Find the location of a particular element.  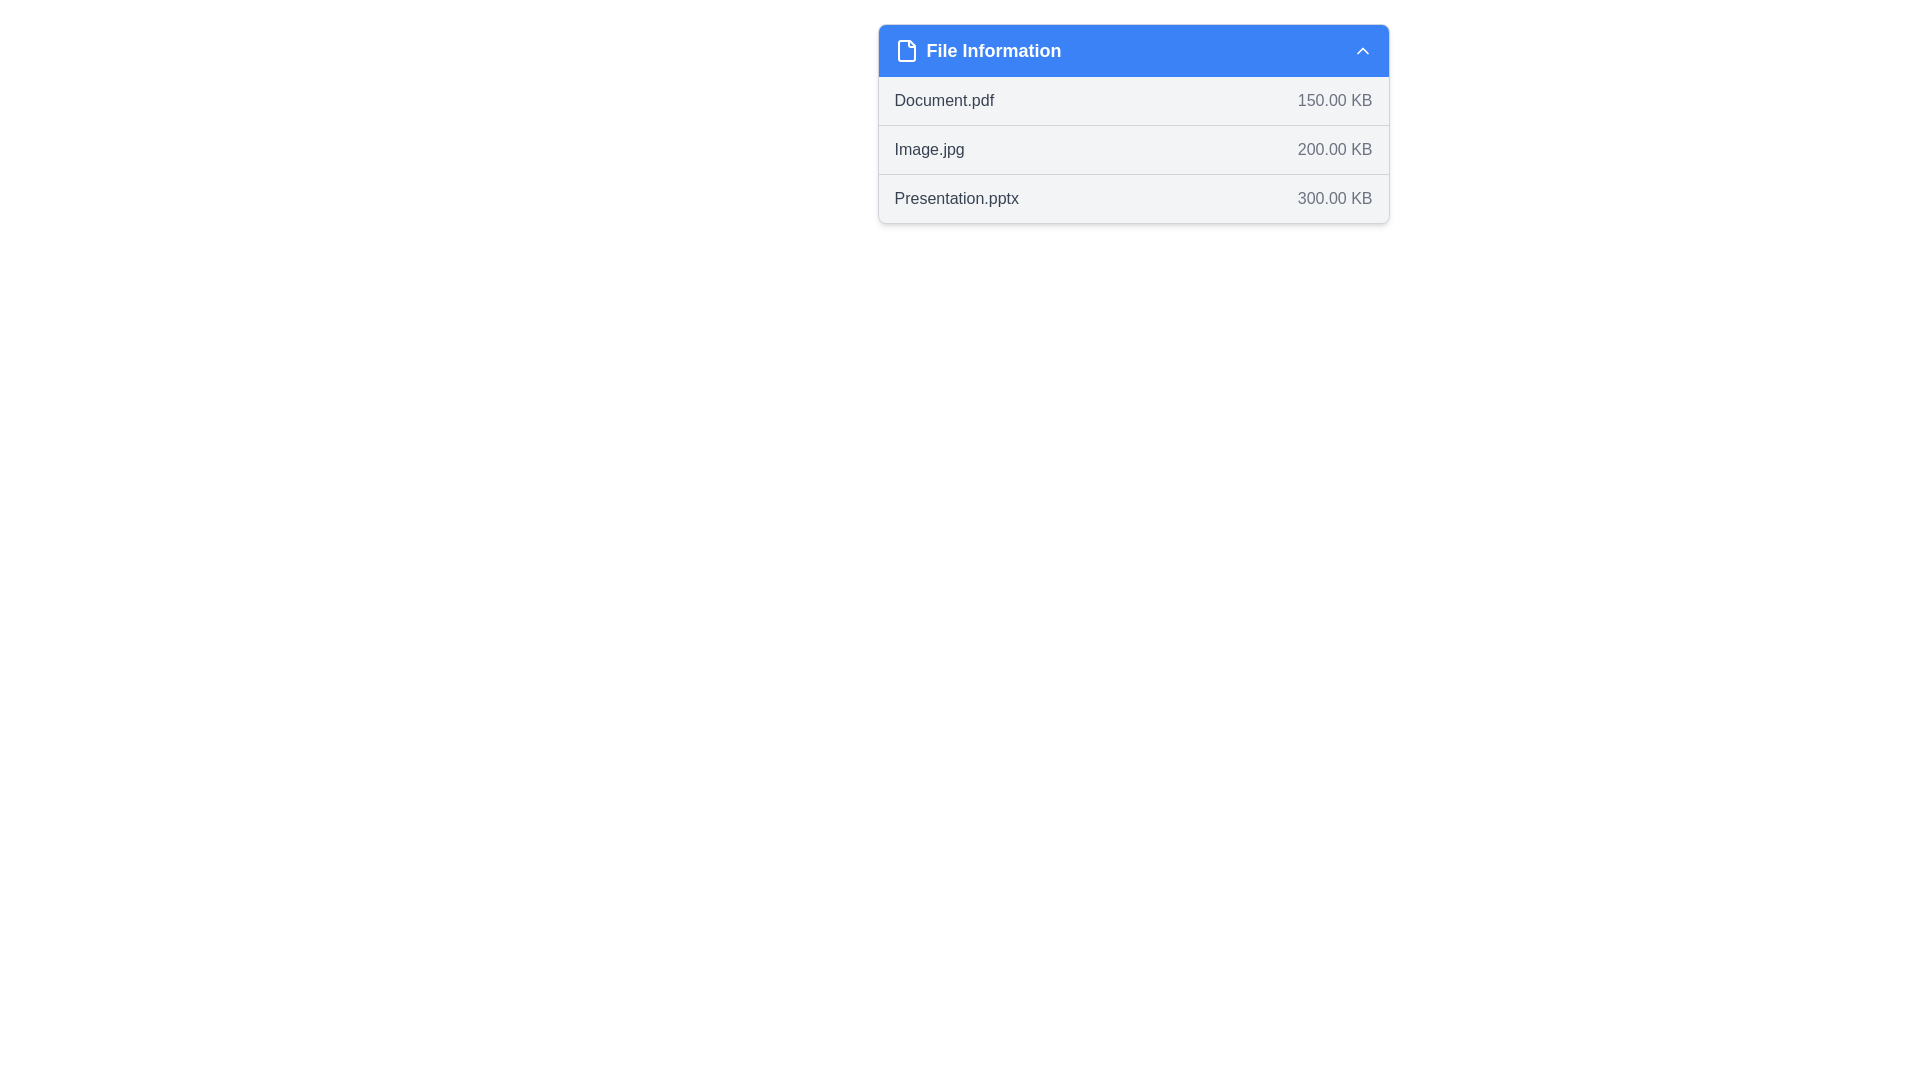

the 'file' or 'document' icon located at the top-left corner of the 'File Information' section is located at coordinates (905, 49).